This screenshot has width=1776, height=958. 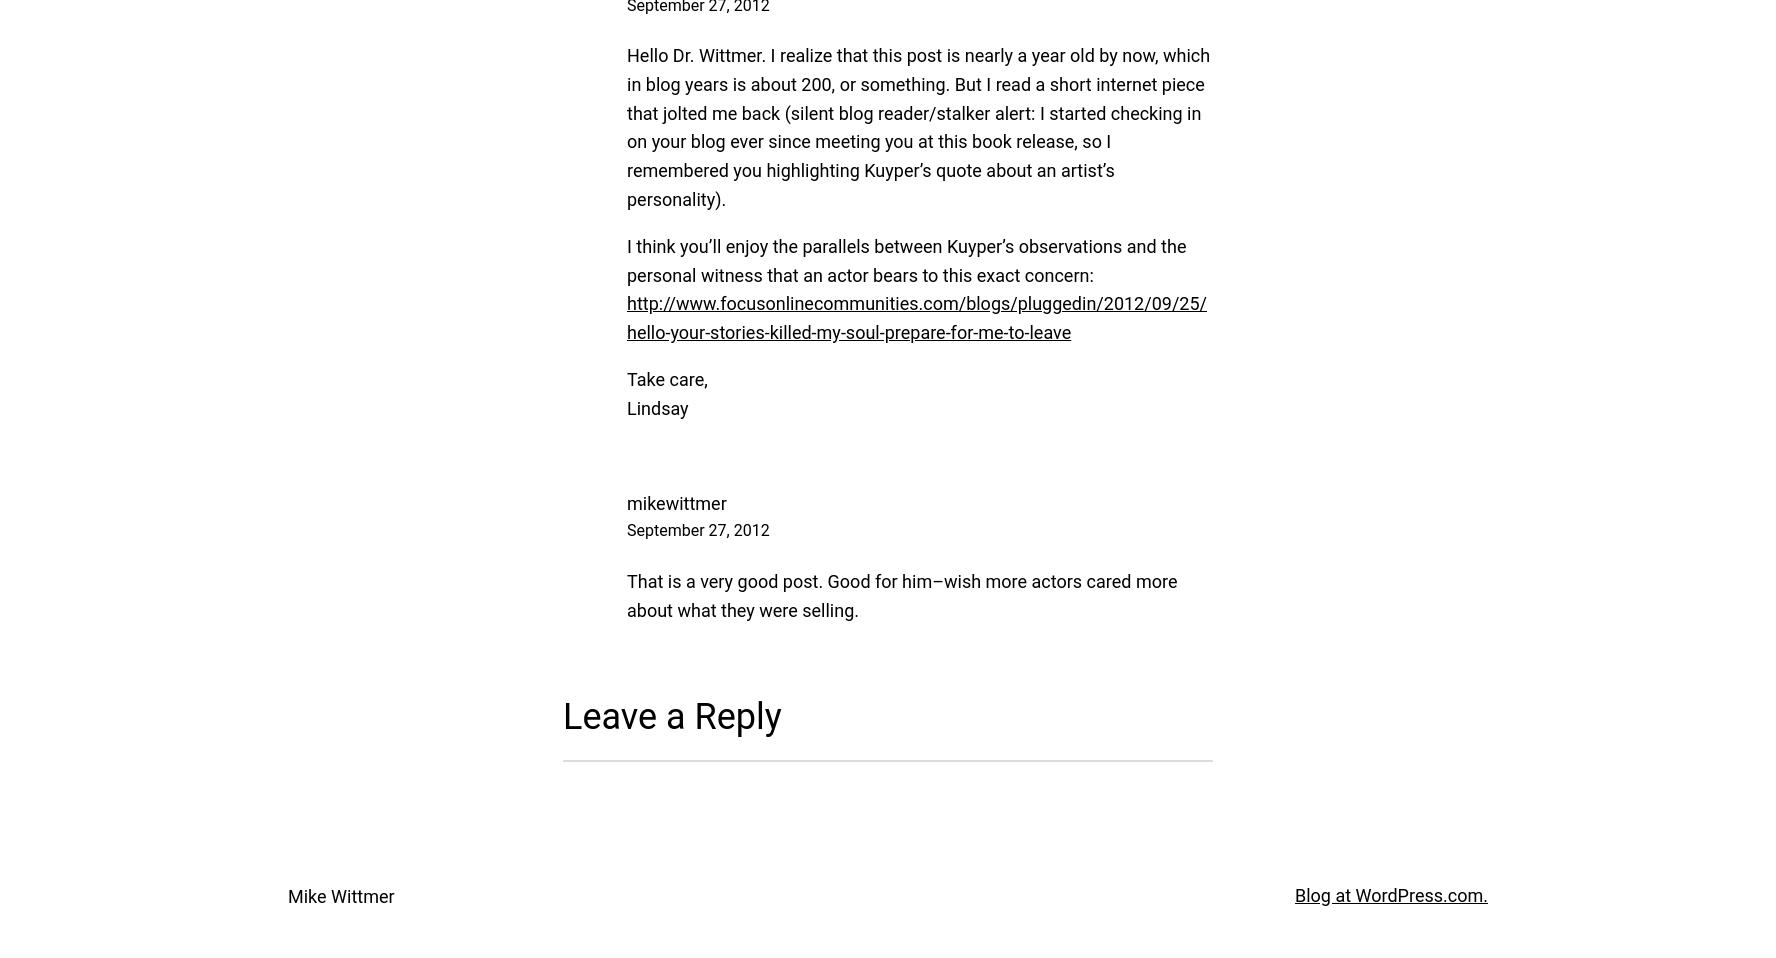 What do you see at coordinates (917, 127) in the screenshot?
I see `'Hello Dr. Wittmer.  I realize that this post is nearly a year old by now, which in blog years is about 200, or something.  But I read a short internet piece that jolted me back (silent blog reader/stalker alert: I started checking in on your blog ever since meeting you at this book release, so I remembered you highlighting Kuyper’s quote about an artist’s personality).'` at bounding box center [917, 127].